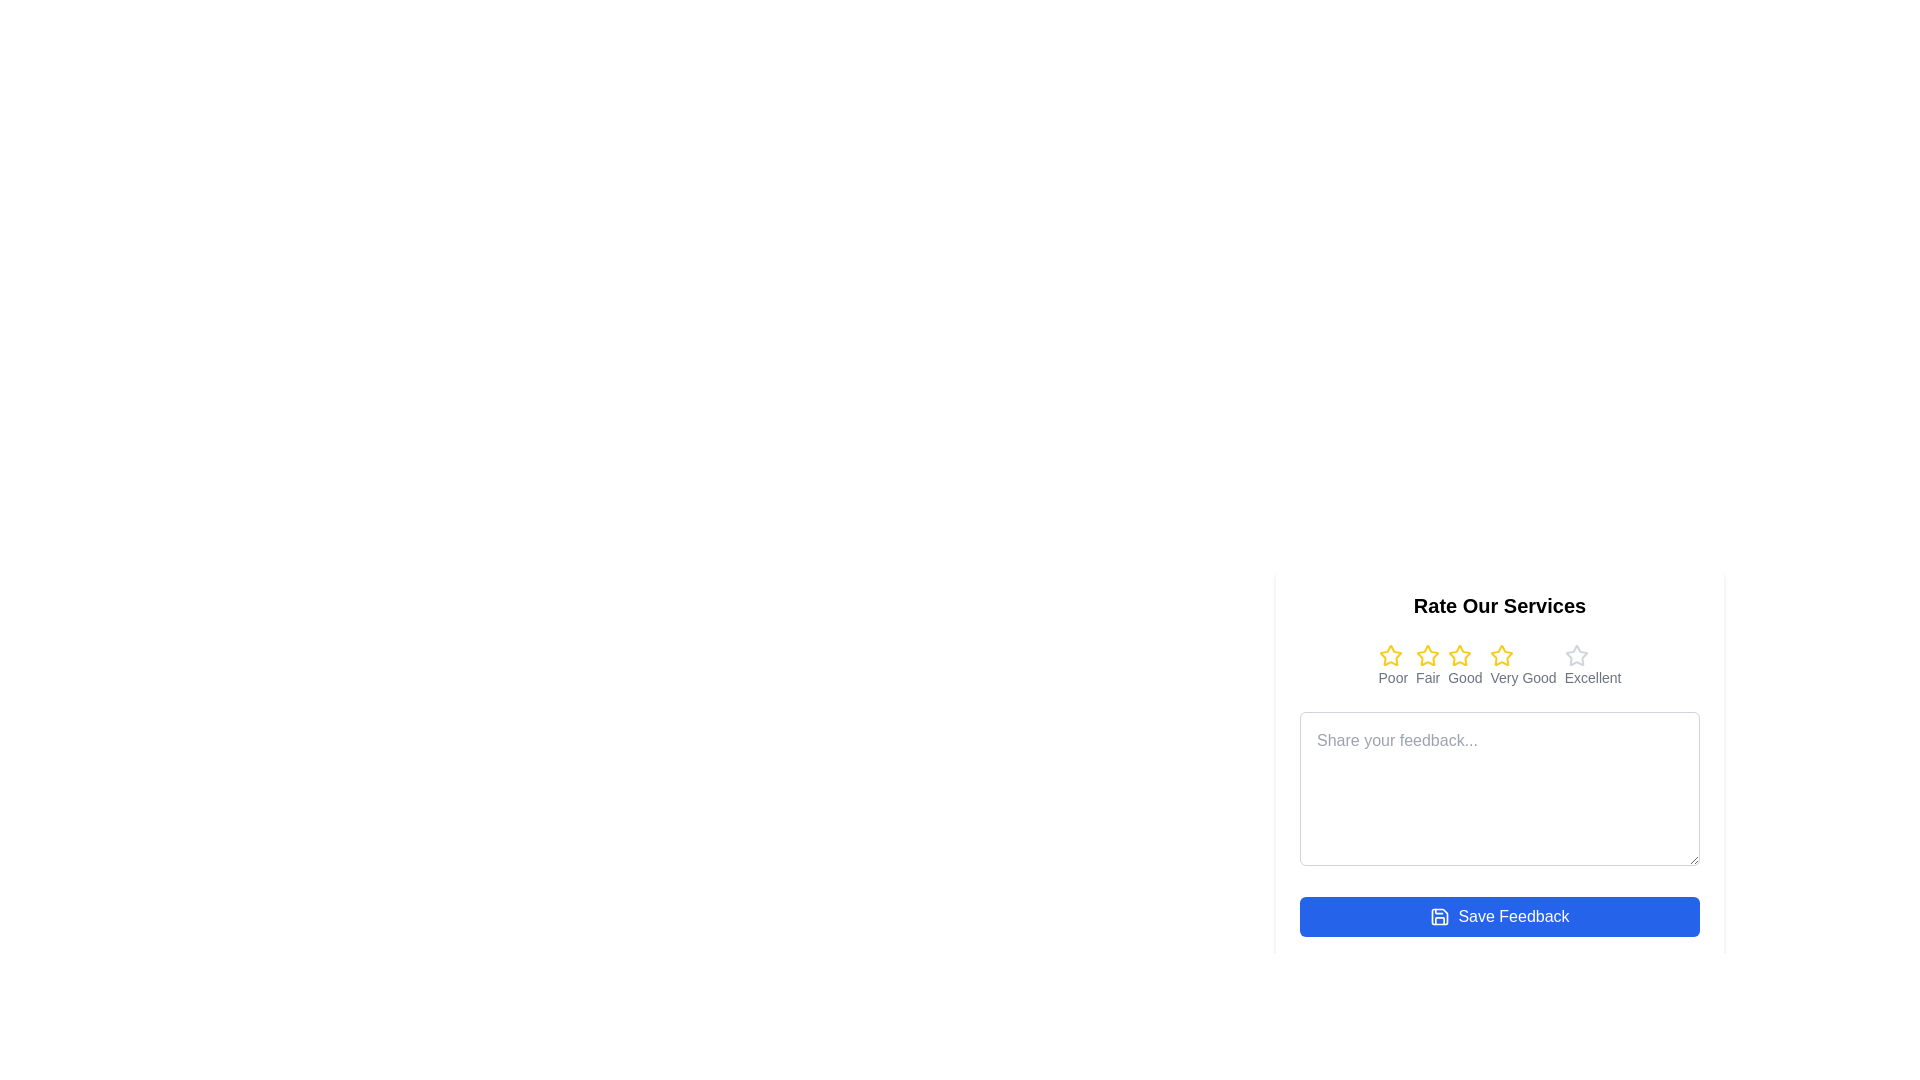  I want to click on the save icon, which is a blue floppy disk icon located on the right side of the 'Save Feedback' button at the bottom of the feedback form, so click(1440, 917).